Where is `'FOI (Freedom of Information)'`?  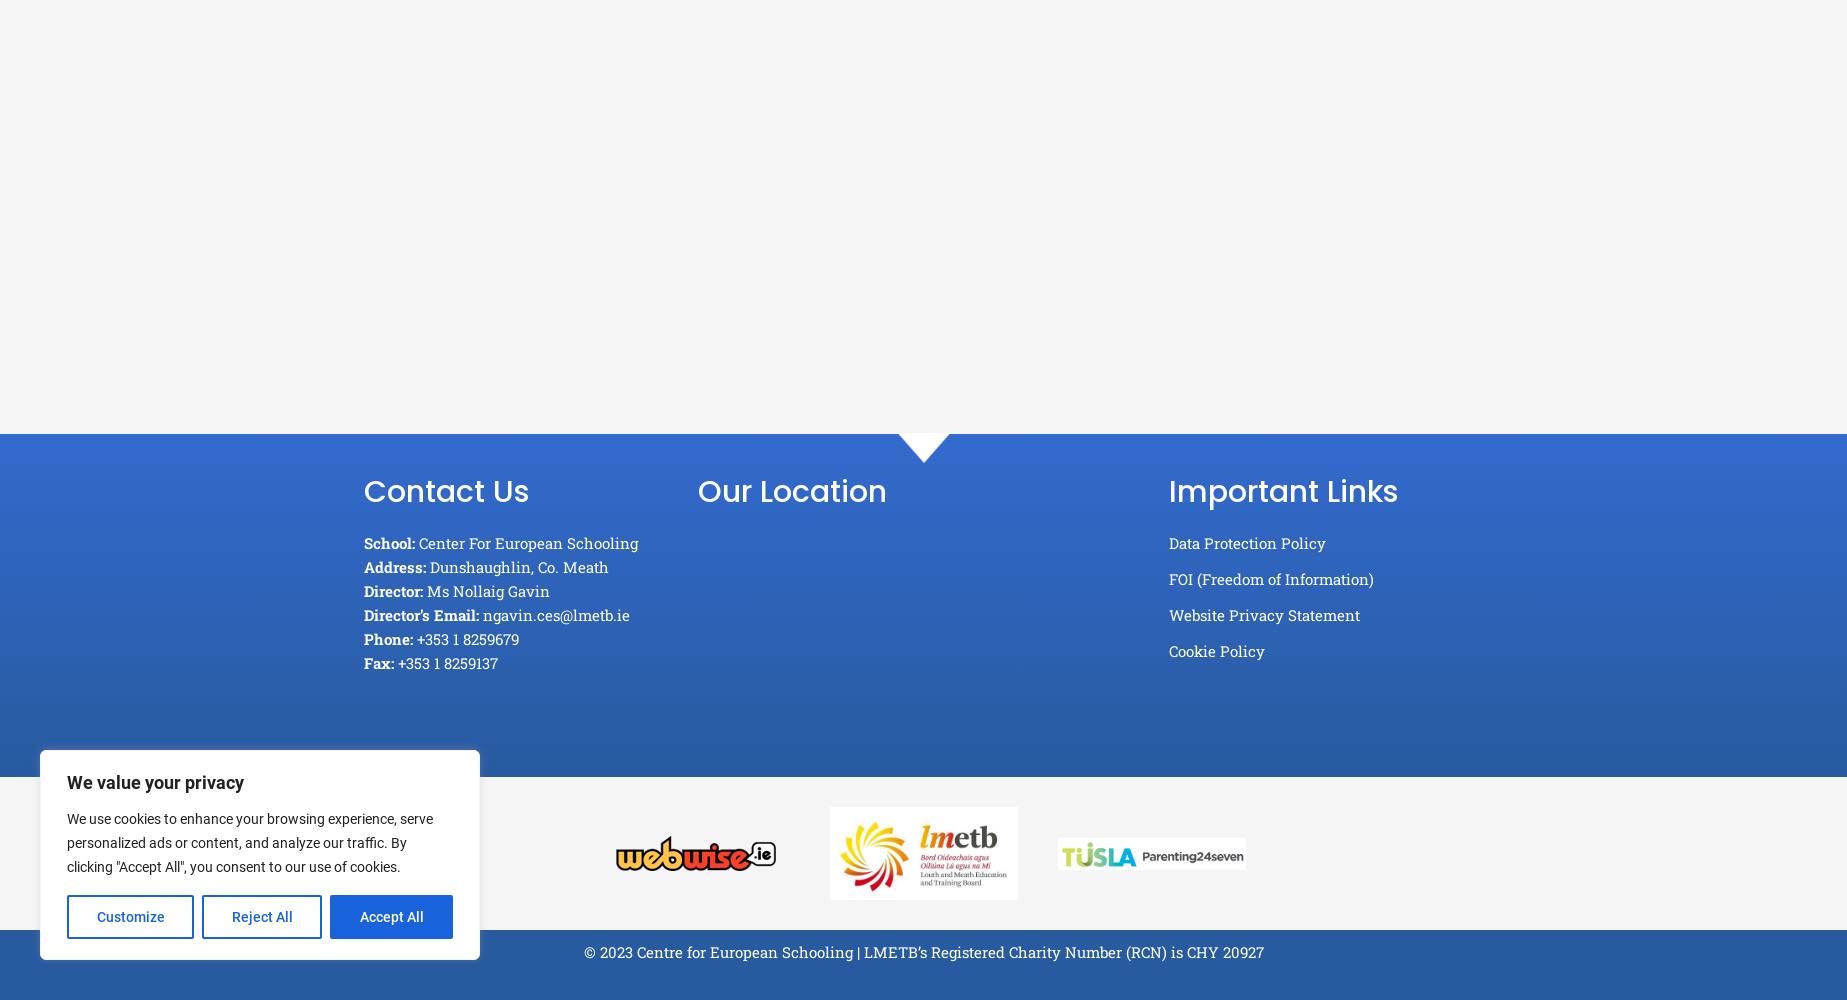
'FOI (Freedom of Information)' is located at coordinates (1269, 578).